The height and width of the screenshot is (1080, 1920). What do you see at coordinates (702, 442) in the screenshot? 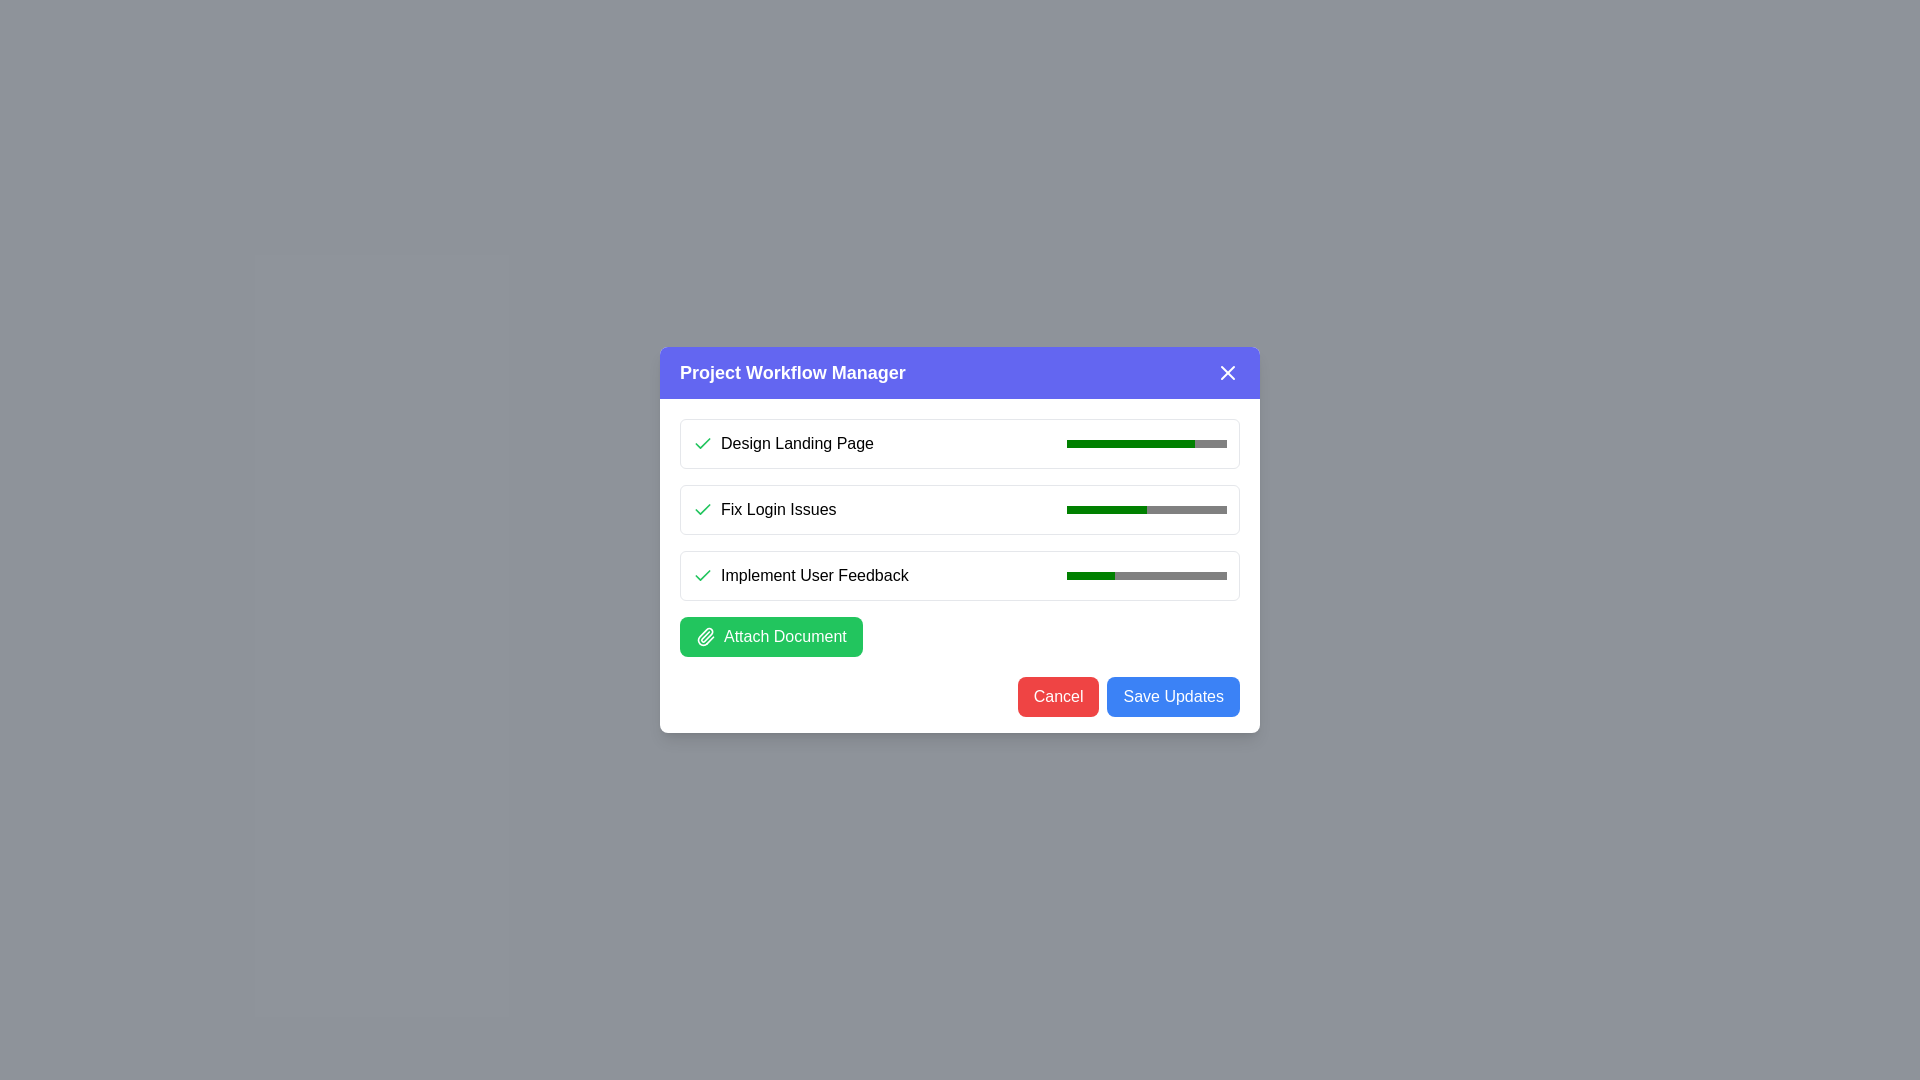
I see `the completion icon located to the left of the 'Design Landing Page' text to understand its meaning` at bounding box center [702, 442].